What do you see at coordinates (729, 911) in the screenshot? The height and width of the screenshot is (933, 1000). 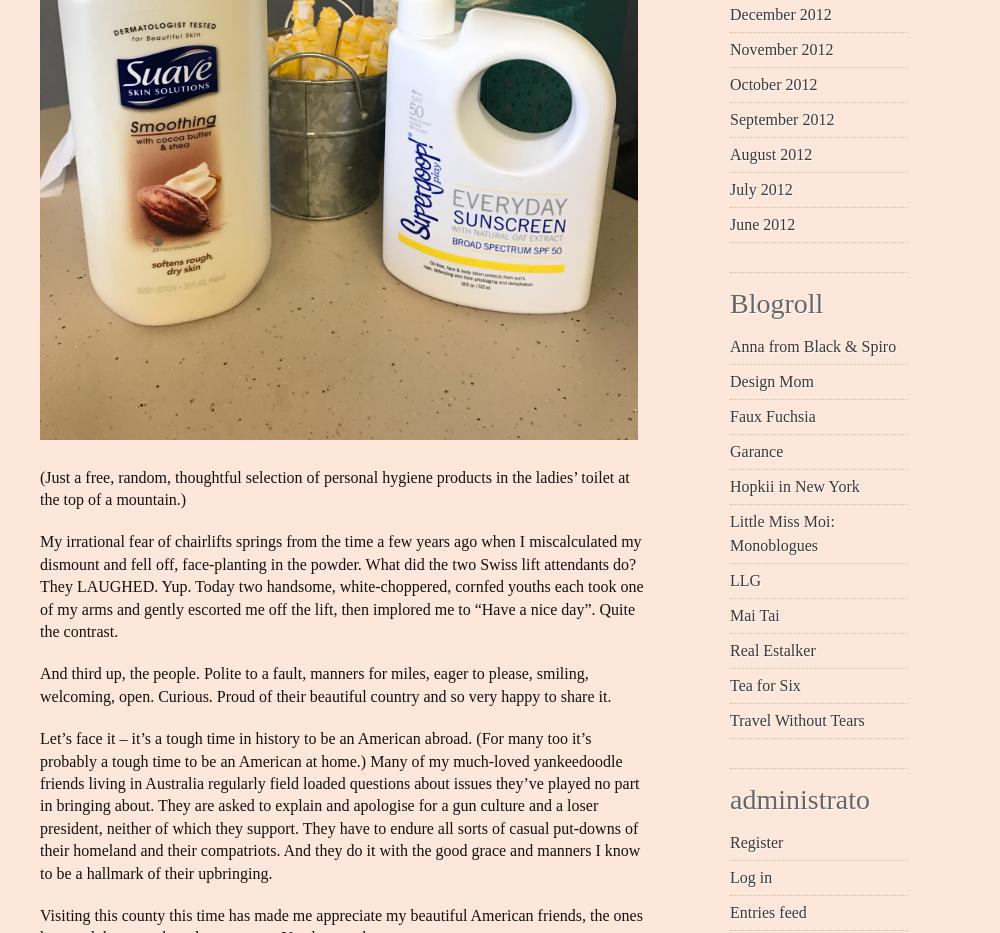 I see `'Entries feed'` at bounding box center [729, 911].